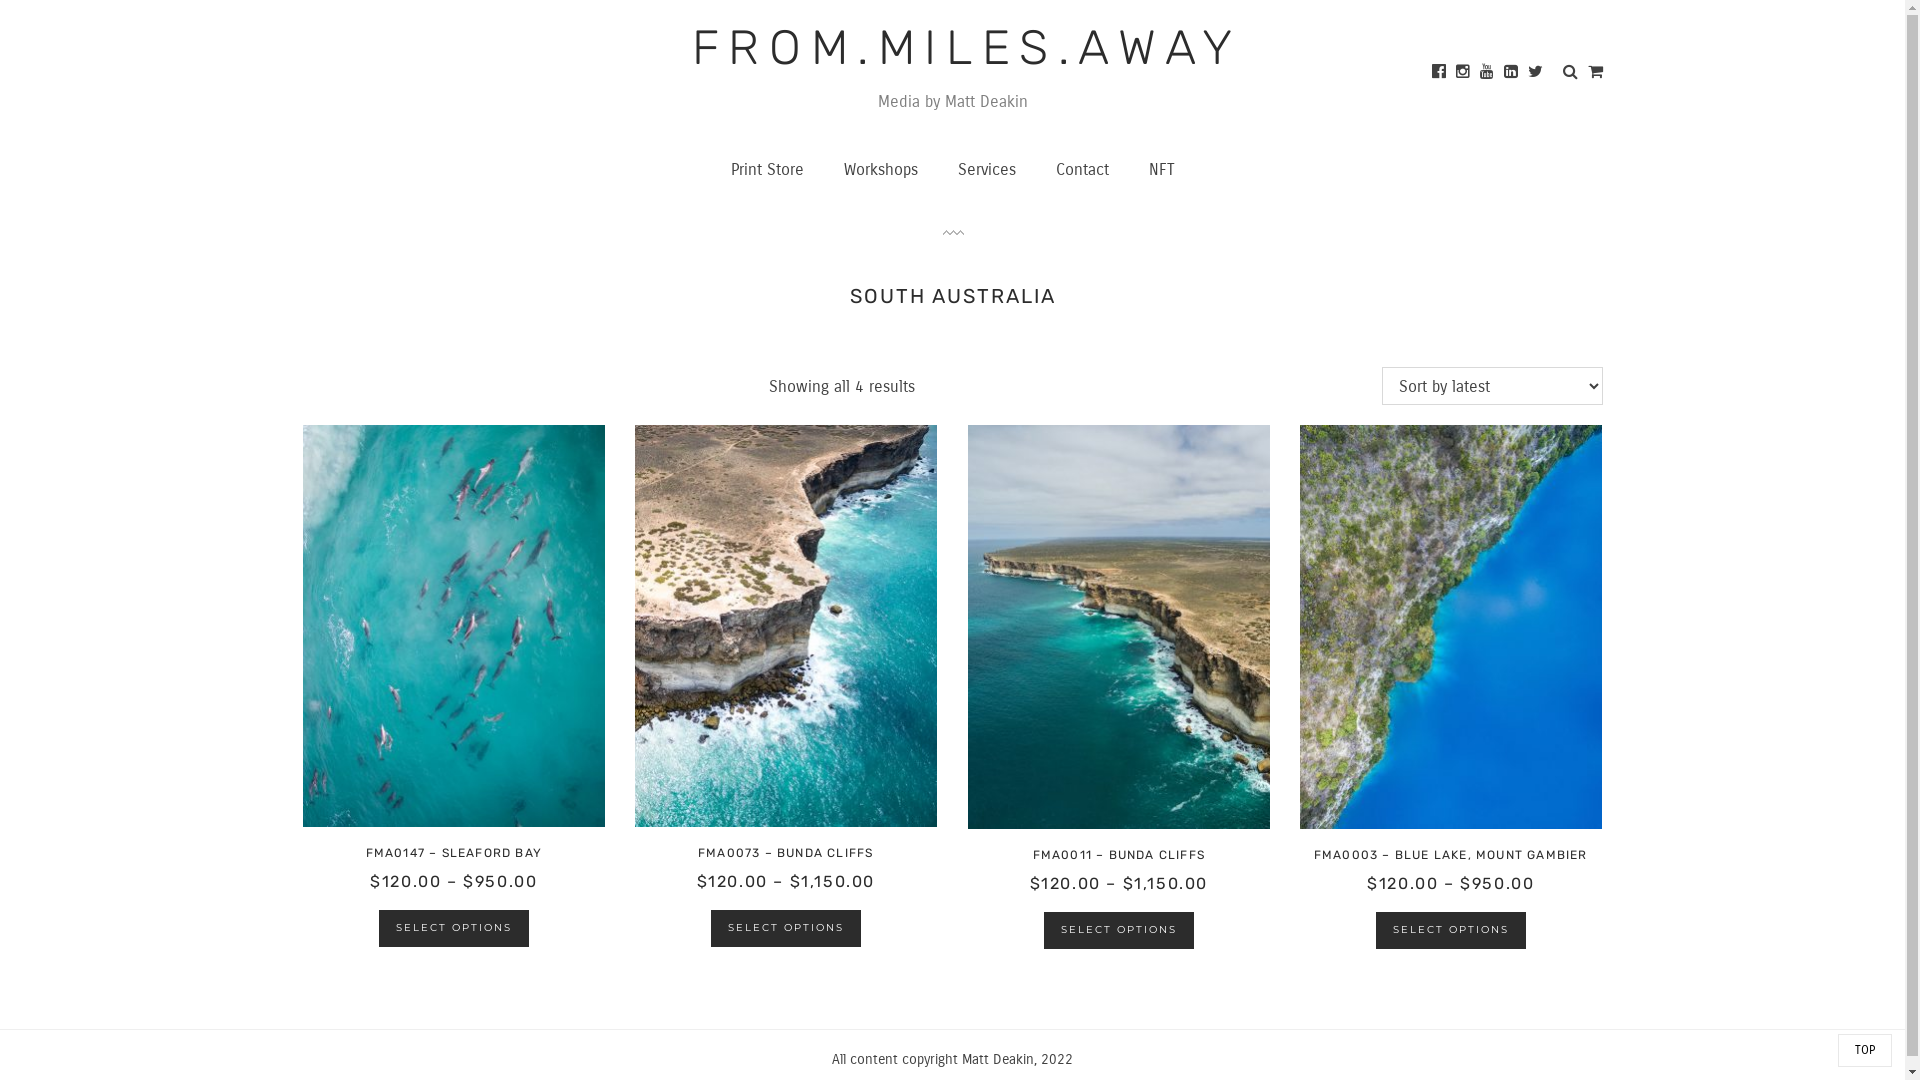 This screenshot has height=1080, width=1920. I want to click on 'Contact', so click(1081, 168).